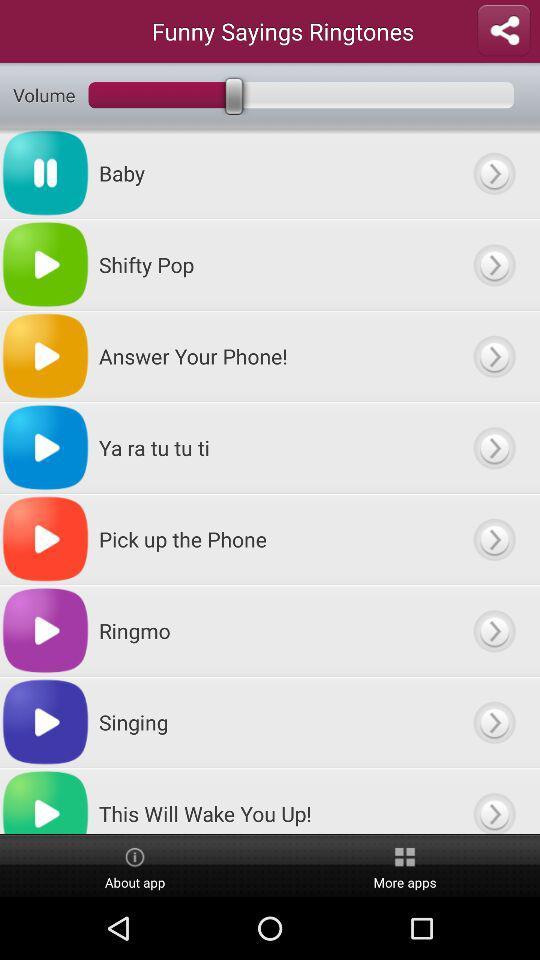 The width and height of the screenshot is (540, 960). Describe the element at coordinates (493, 172) in the screenshot. I see `plye button` at that location.